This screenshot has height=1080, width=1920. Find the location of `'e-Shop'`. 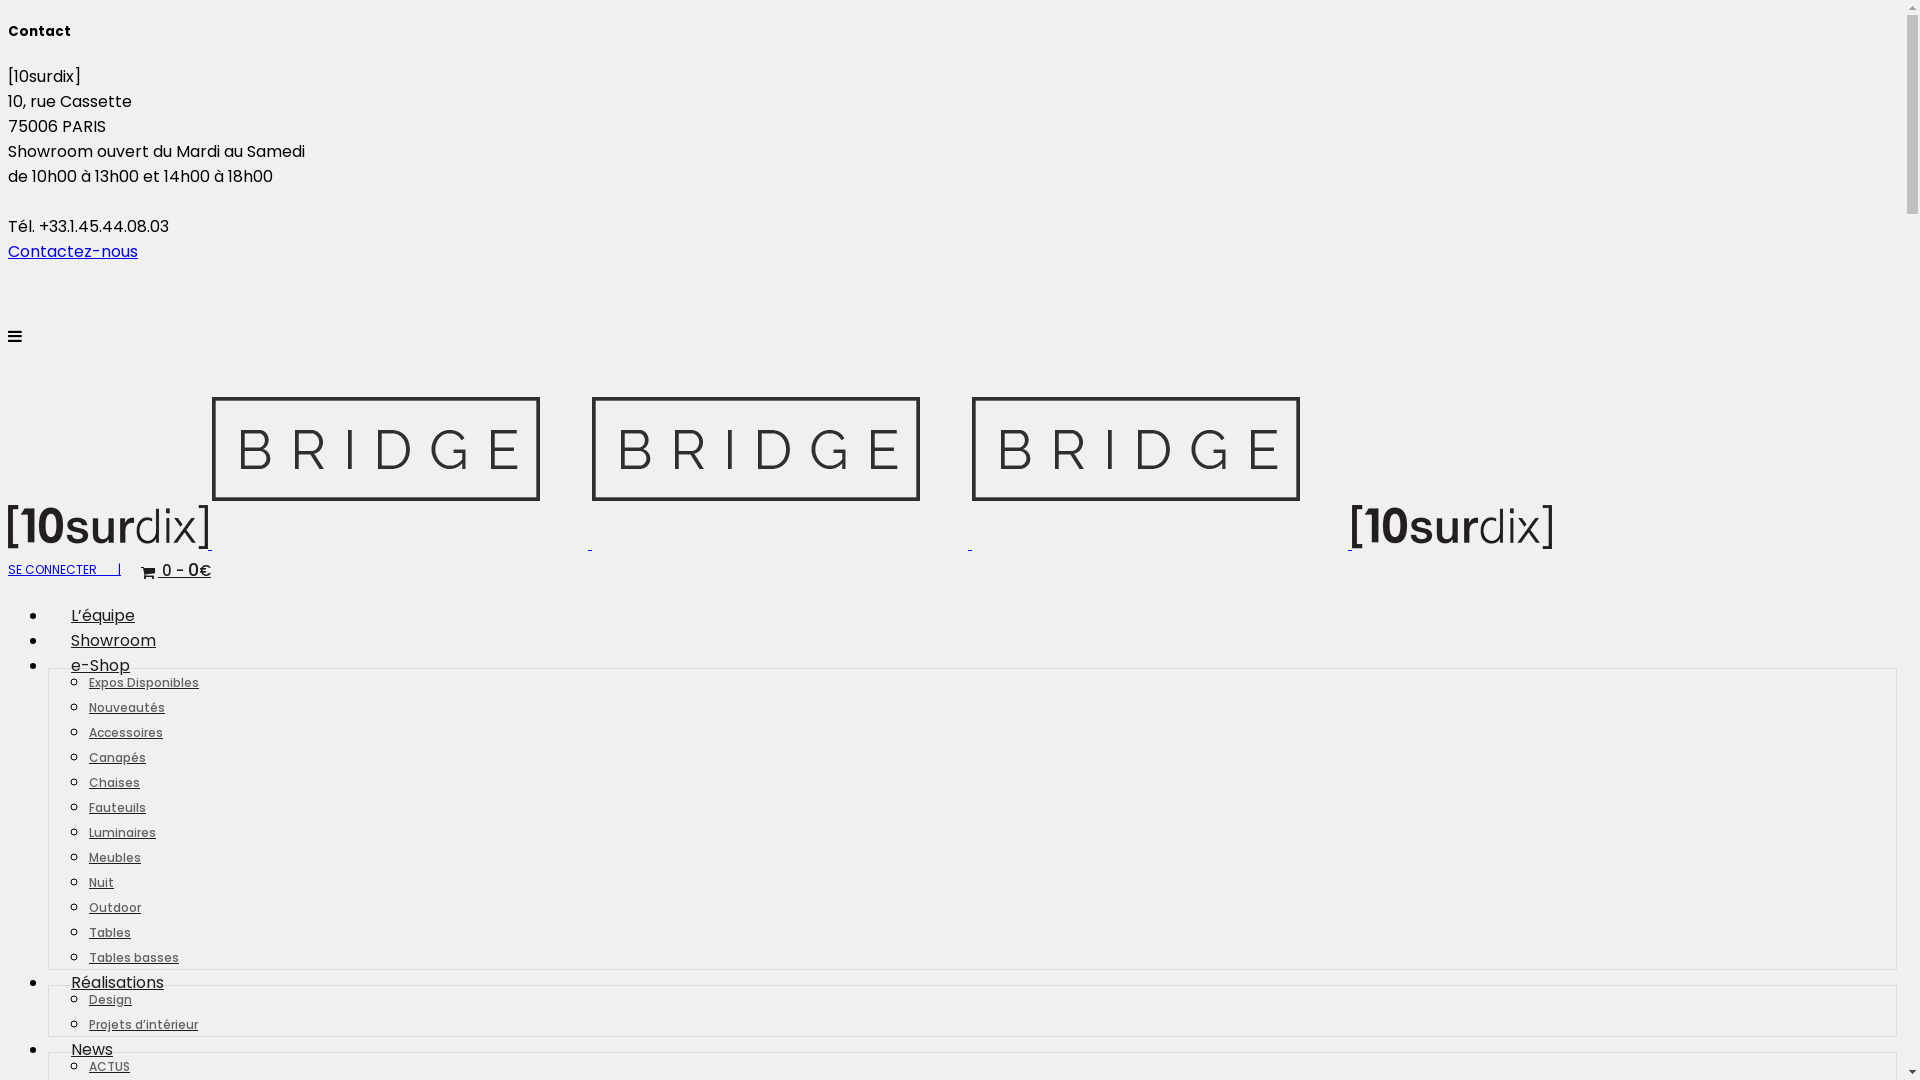

'e-Shop' is located at coordinates (99, 665).